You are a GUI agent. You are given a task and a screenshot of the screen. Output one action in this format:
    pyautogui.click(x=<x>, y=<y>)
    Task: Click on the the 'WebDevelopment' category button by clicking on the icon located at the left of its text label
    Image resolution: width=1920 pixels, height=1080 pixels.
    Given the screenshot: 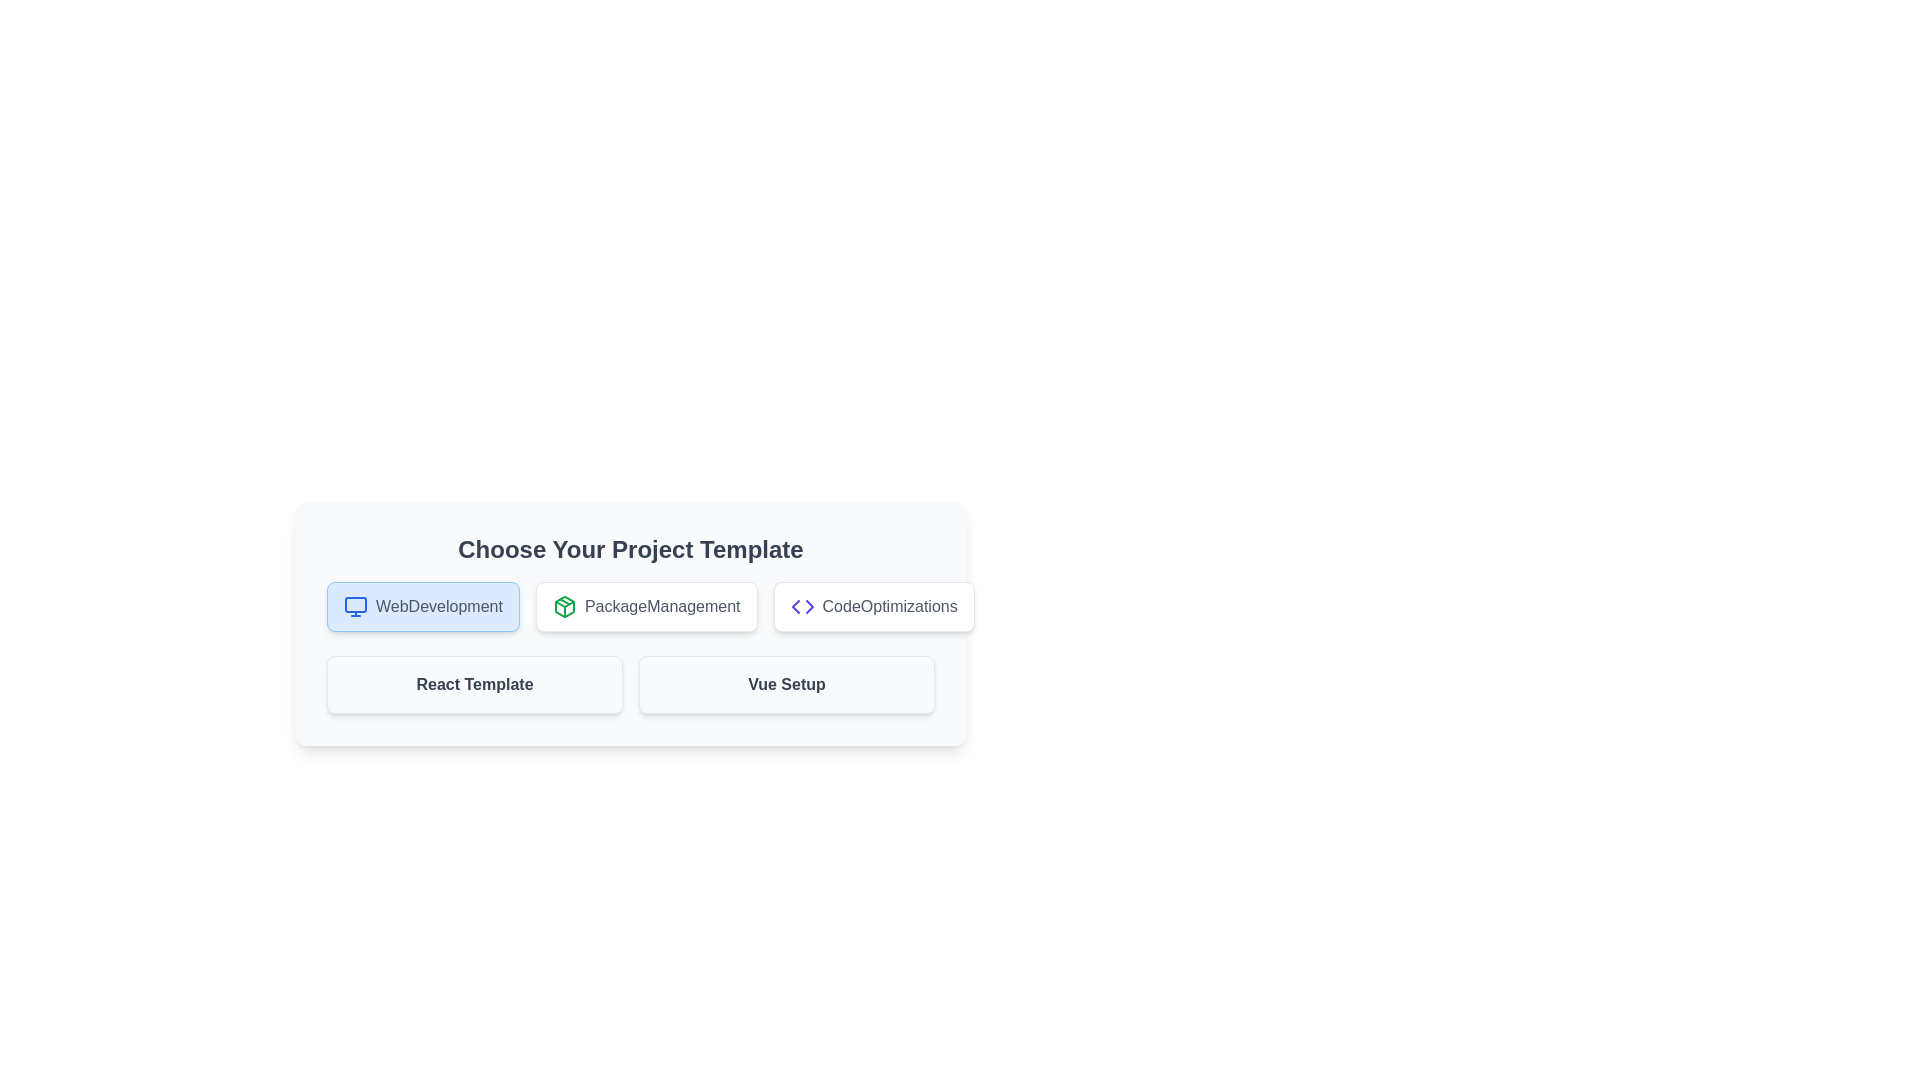 What is the action you would take?
    pyautogui.click(x=355, y=605)
    